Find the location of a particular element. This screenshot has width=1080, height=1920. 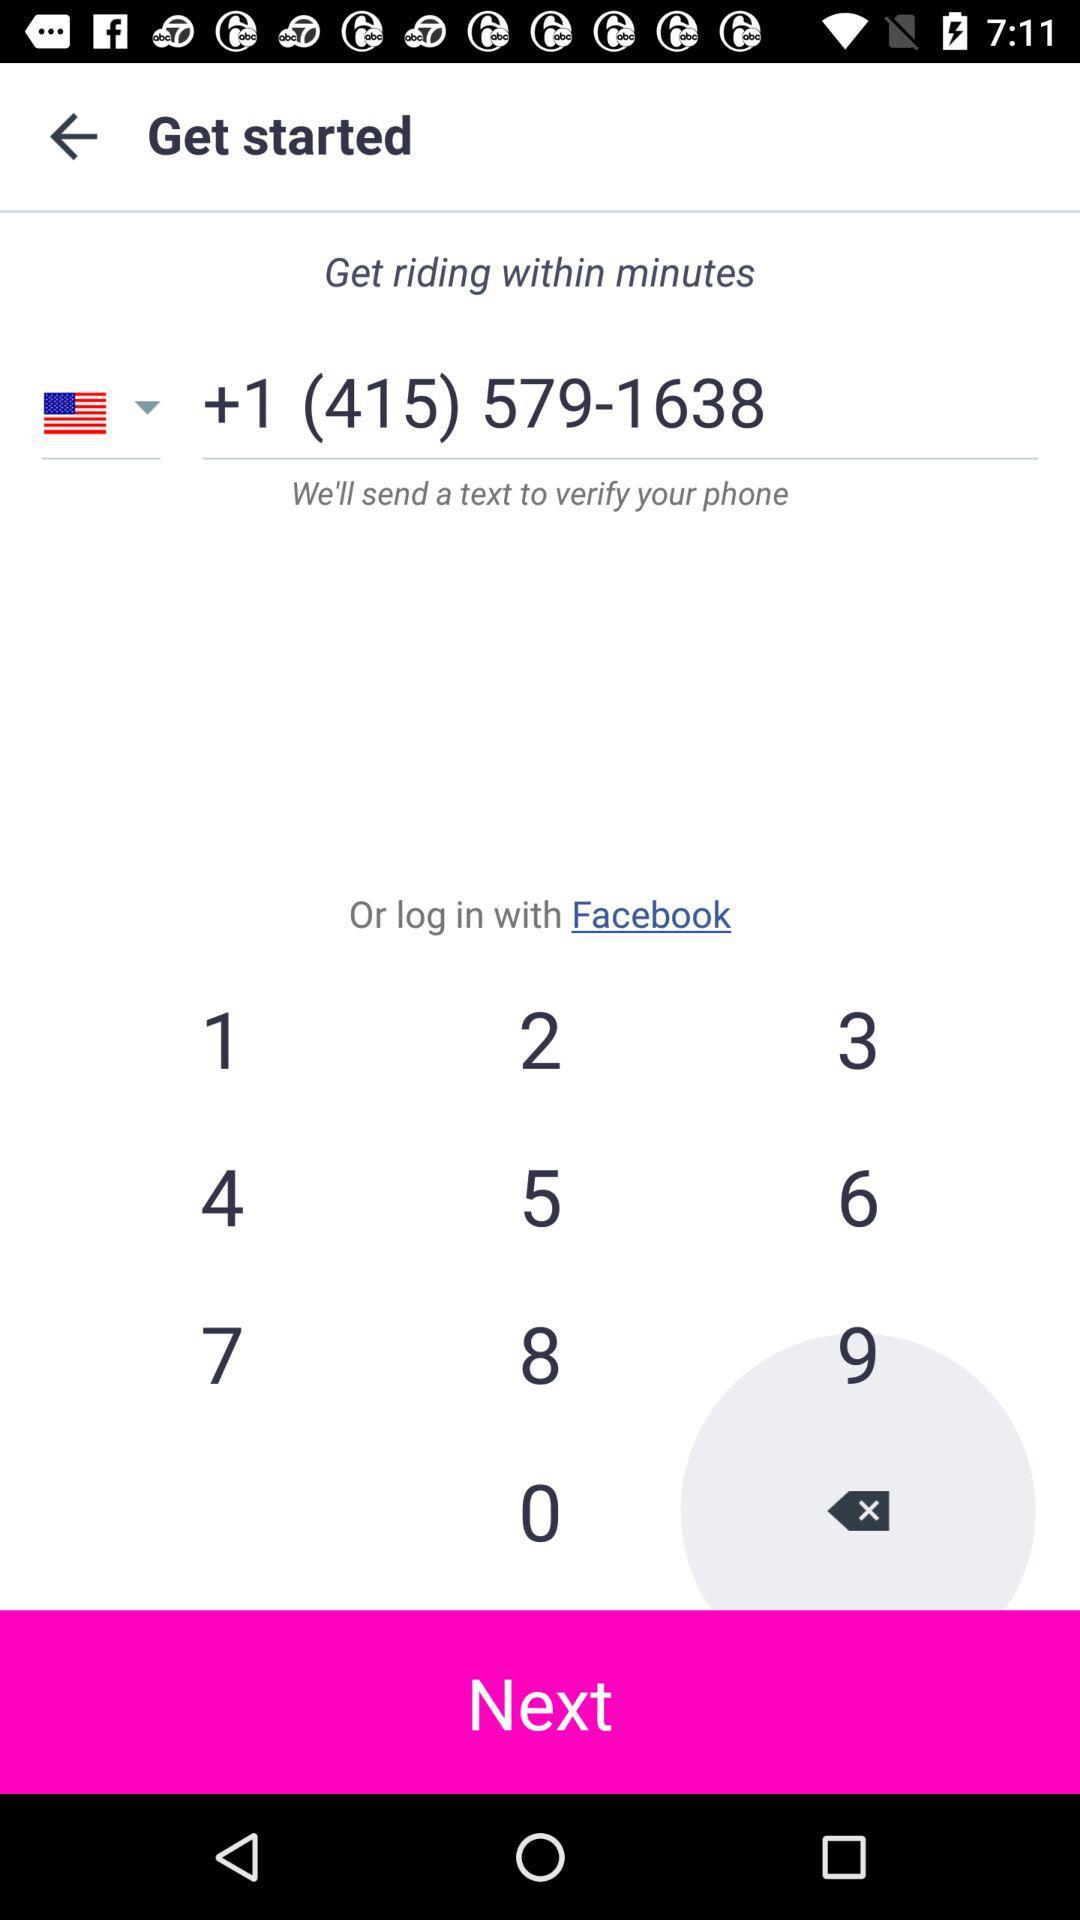

icon next to the 2 is located at coordinates (222, 1195).